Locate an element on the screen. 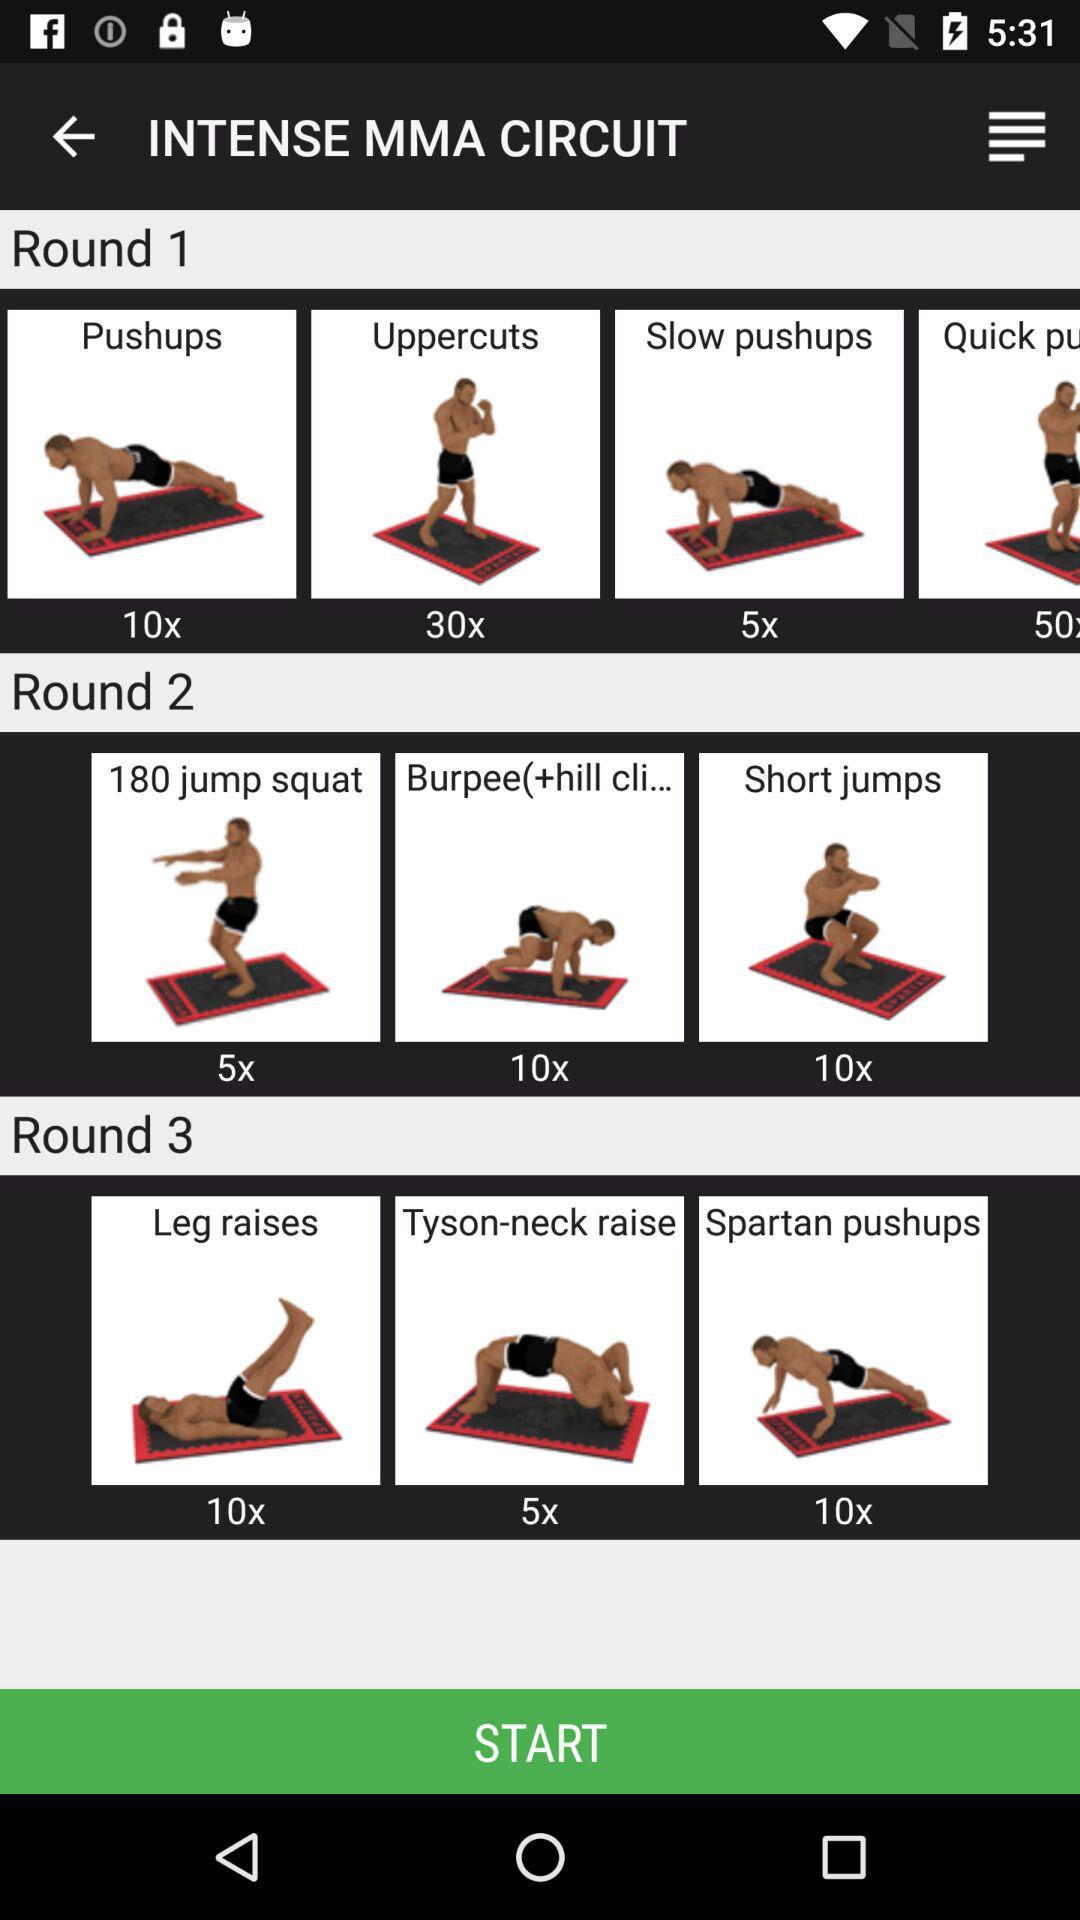 This screenshot has width=1080, height=1920. start item is located at coordinates (540, 1740).